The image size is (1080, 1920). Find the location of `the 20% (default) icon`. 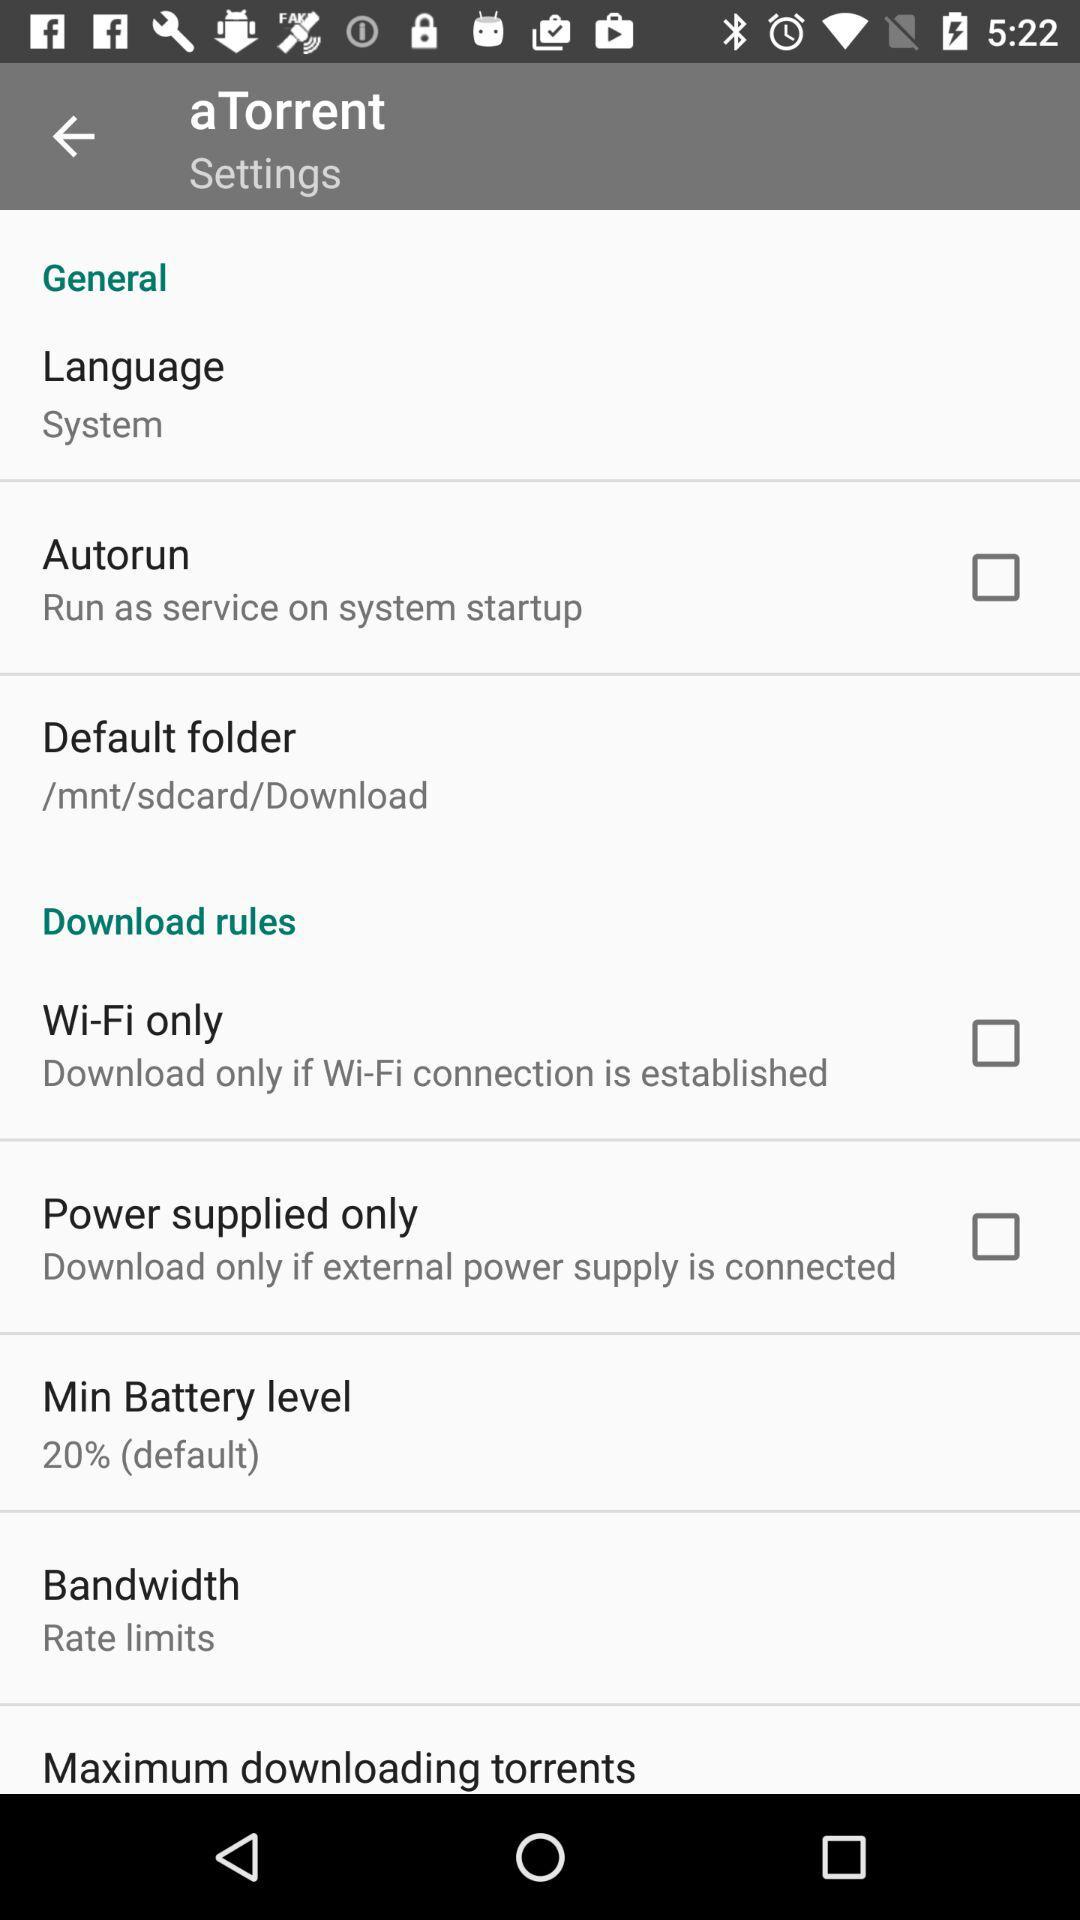

the 20% (default) icon is located at coordinates (150, 1453).